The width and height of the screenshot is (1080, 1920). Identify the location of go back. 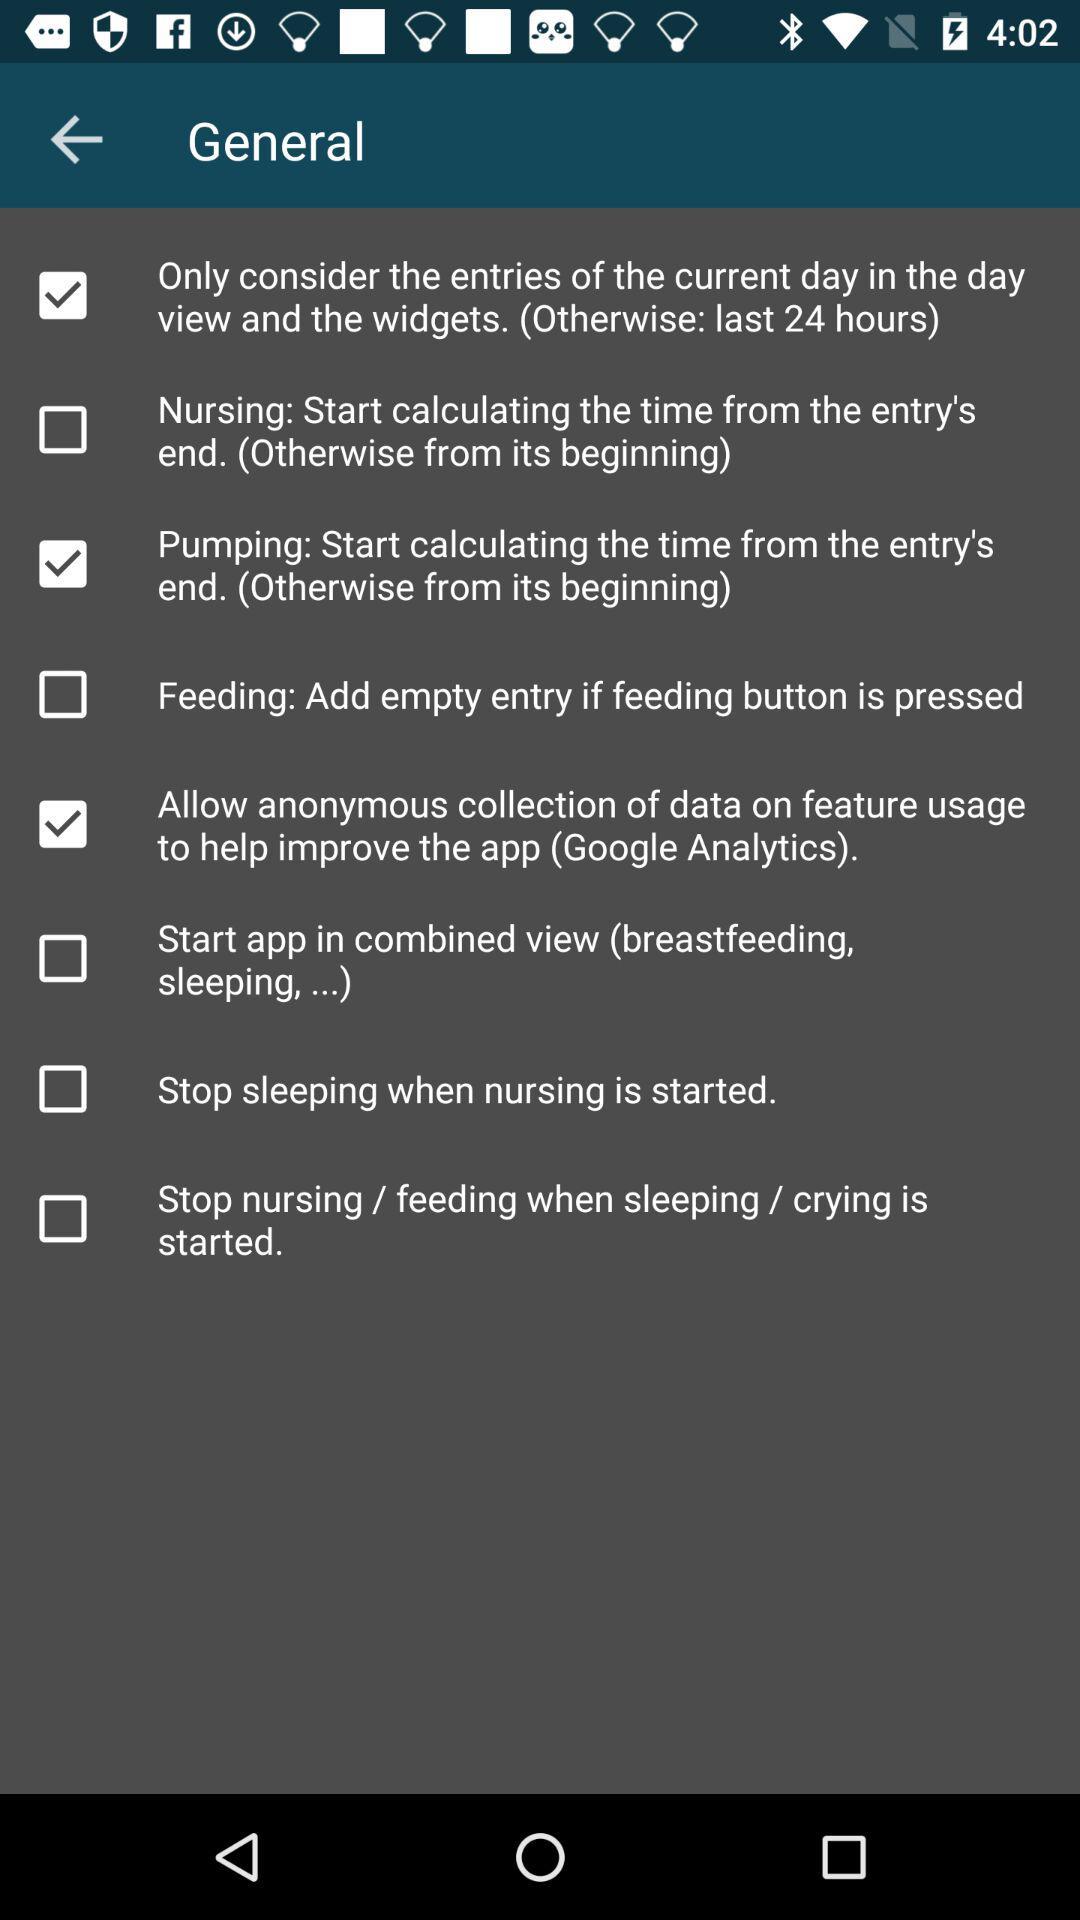
(75, 138).